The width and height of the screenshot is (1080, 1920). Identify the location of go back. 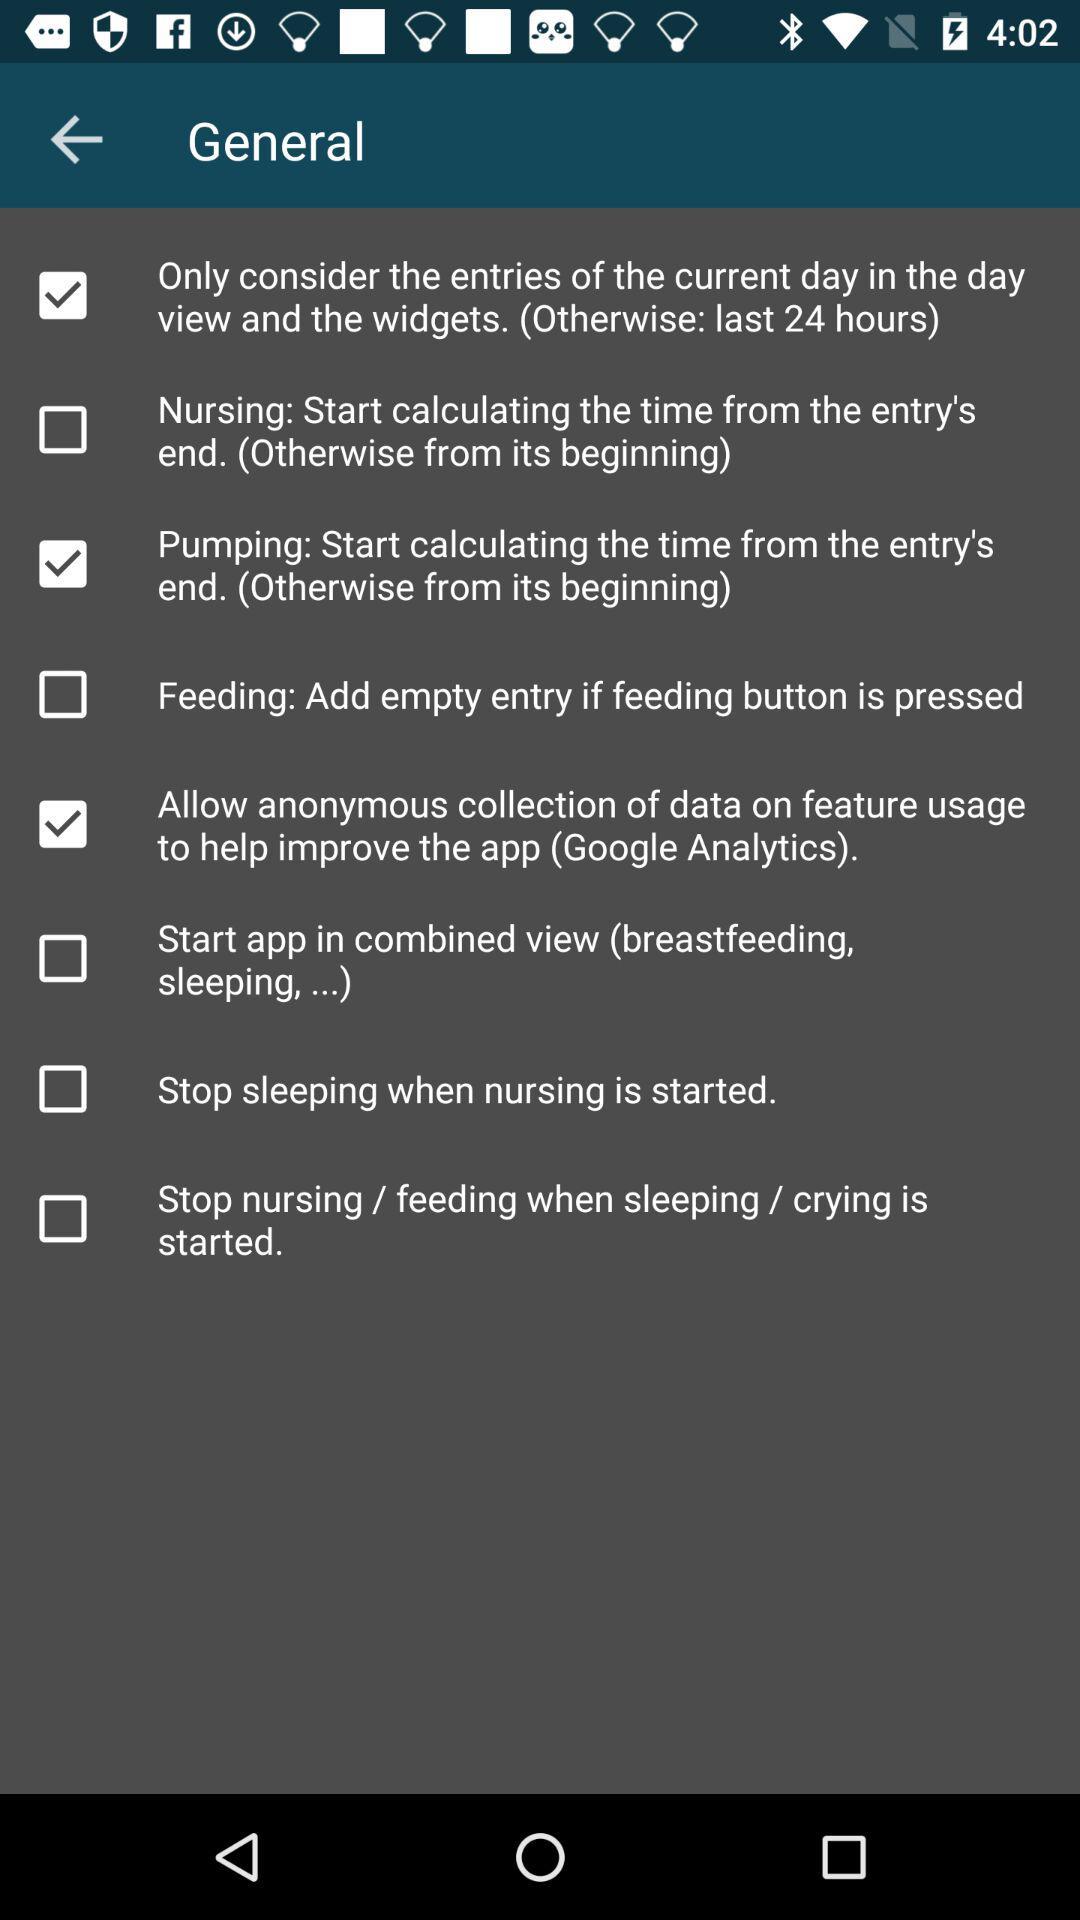
(75, 138).